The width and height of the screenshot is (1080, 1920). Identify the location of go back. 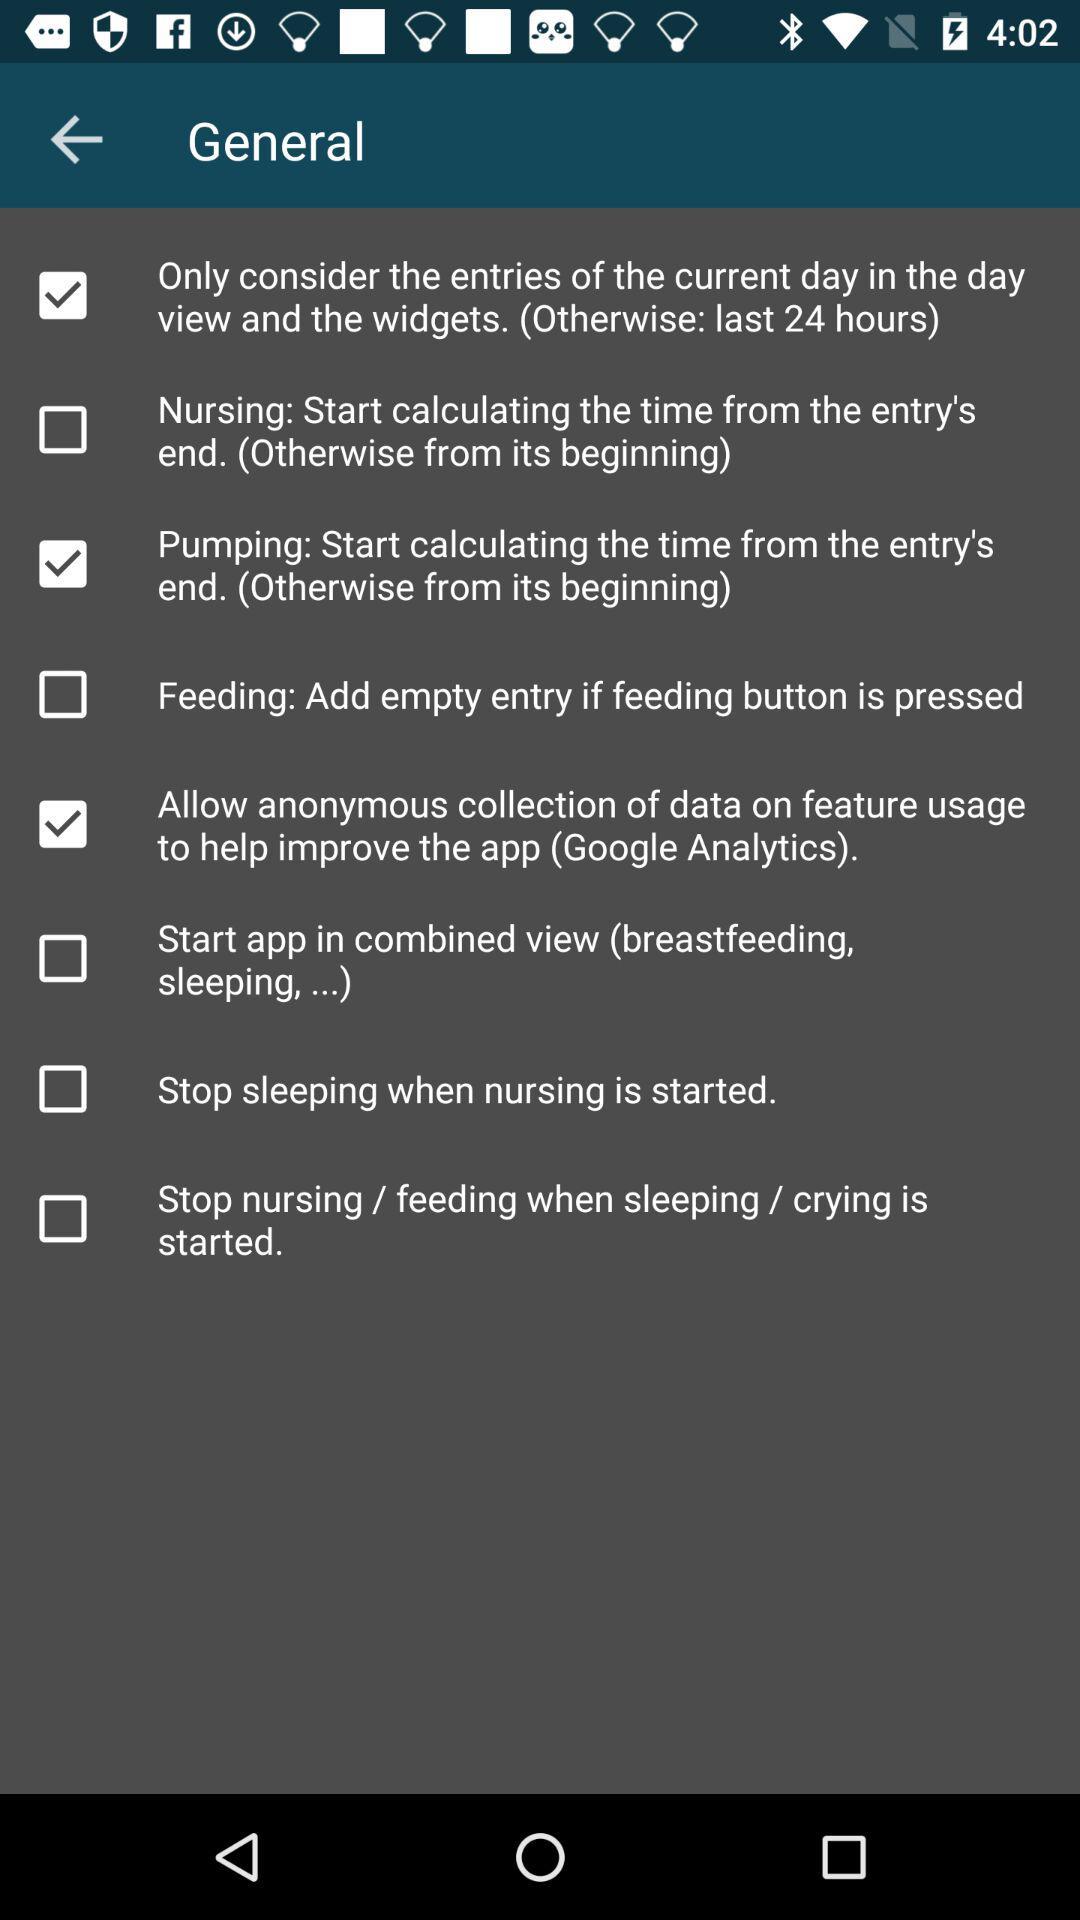
(75, 138).